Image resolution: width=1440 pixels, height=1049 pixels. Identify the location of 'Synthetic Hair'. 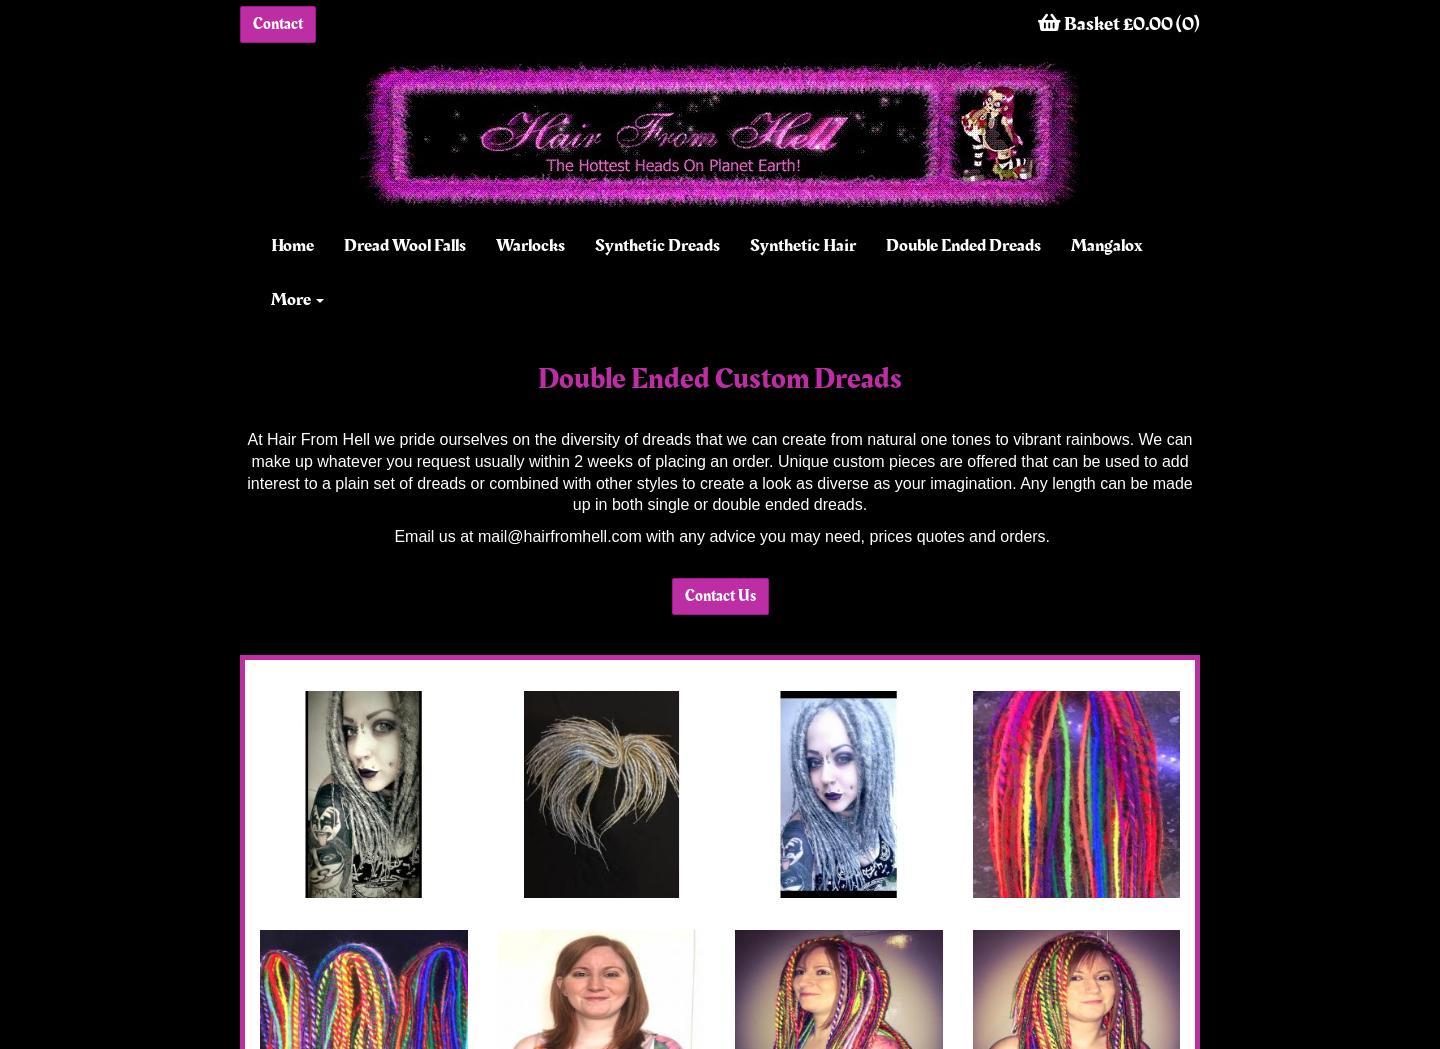
(802, 244).